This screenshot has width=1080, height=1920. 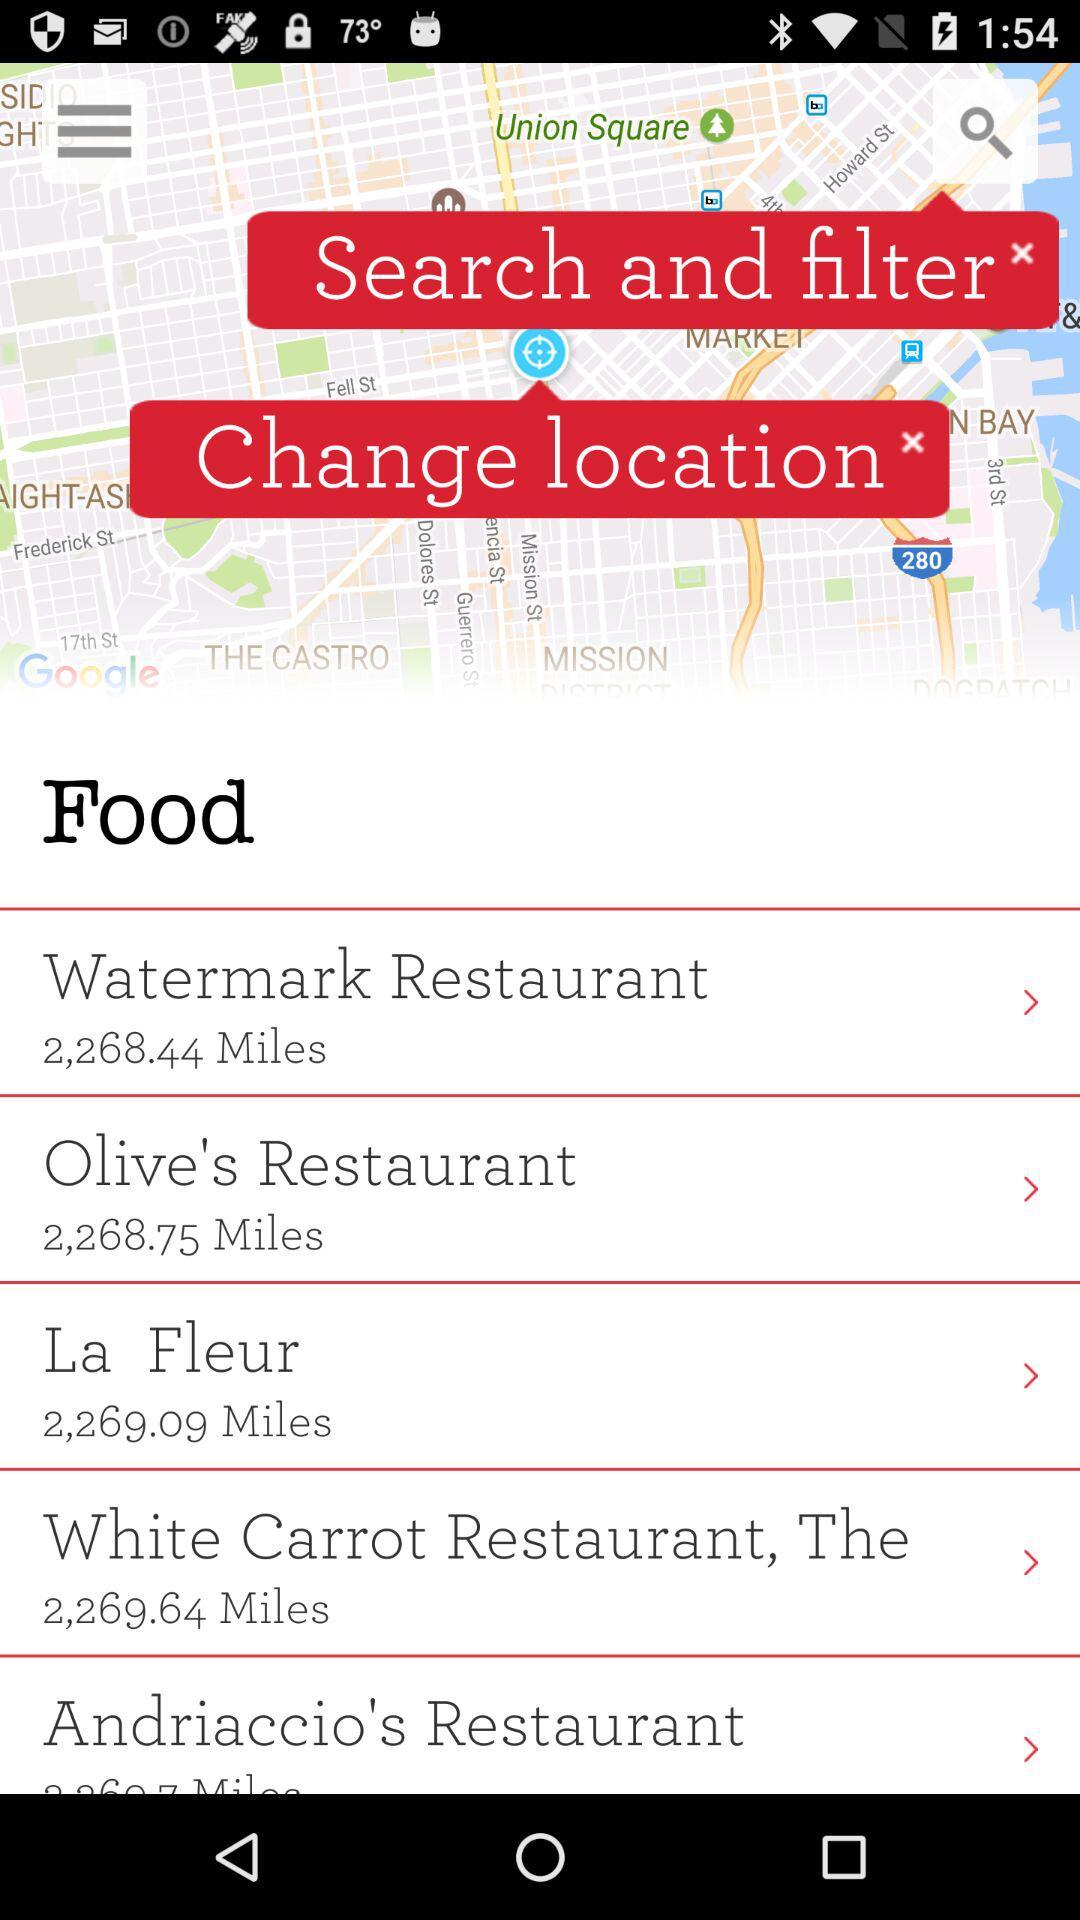 What do you see at coordinates (912, 440) in the screenshot?
I see `the item below search and filter icon` at bounding box center [912, 440].